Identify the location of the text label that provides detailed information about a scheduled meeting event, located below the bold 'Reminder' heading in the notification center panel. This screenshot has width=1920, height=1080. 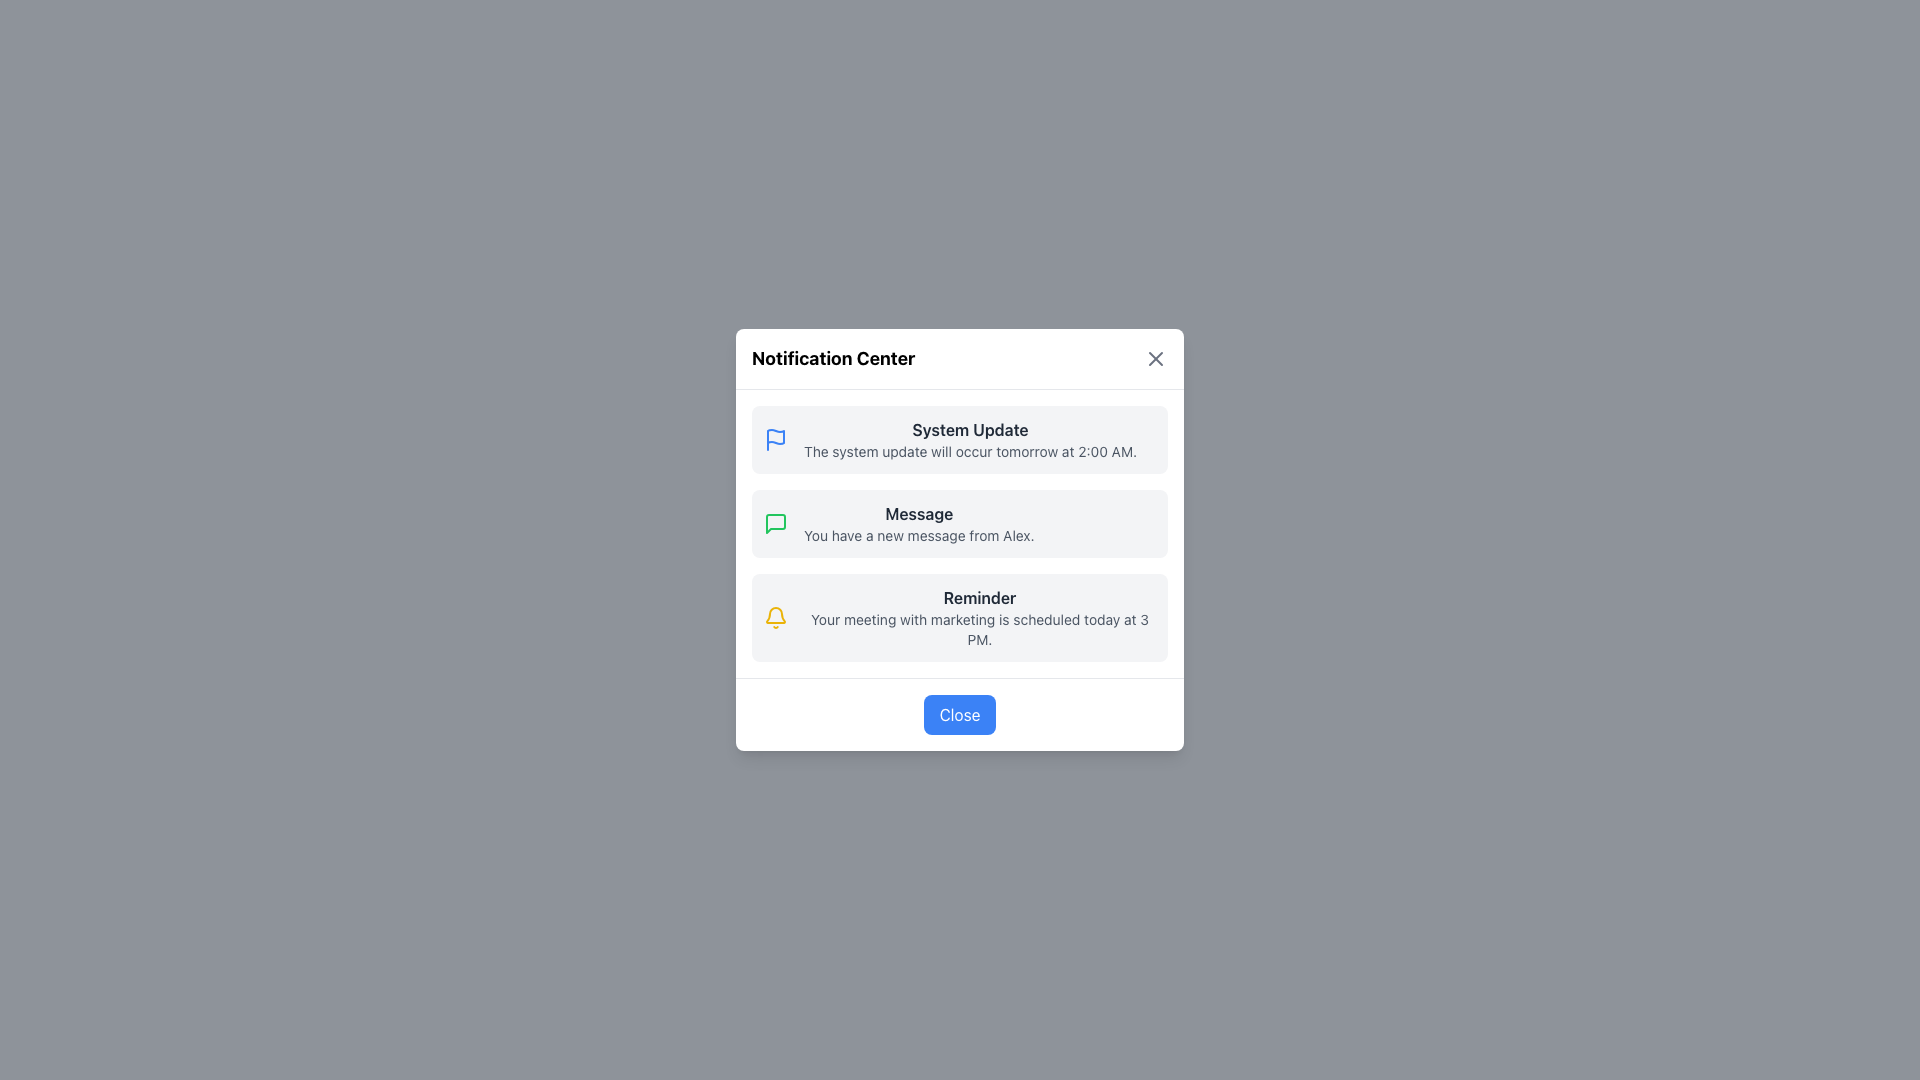
(979, 628).